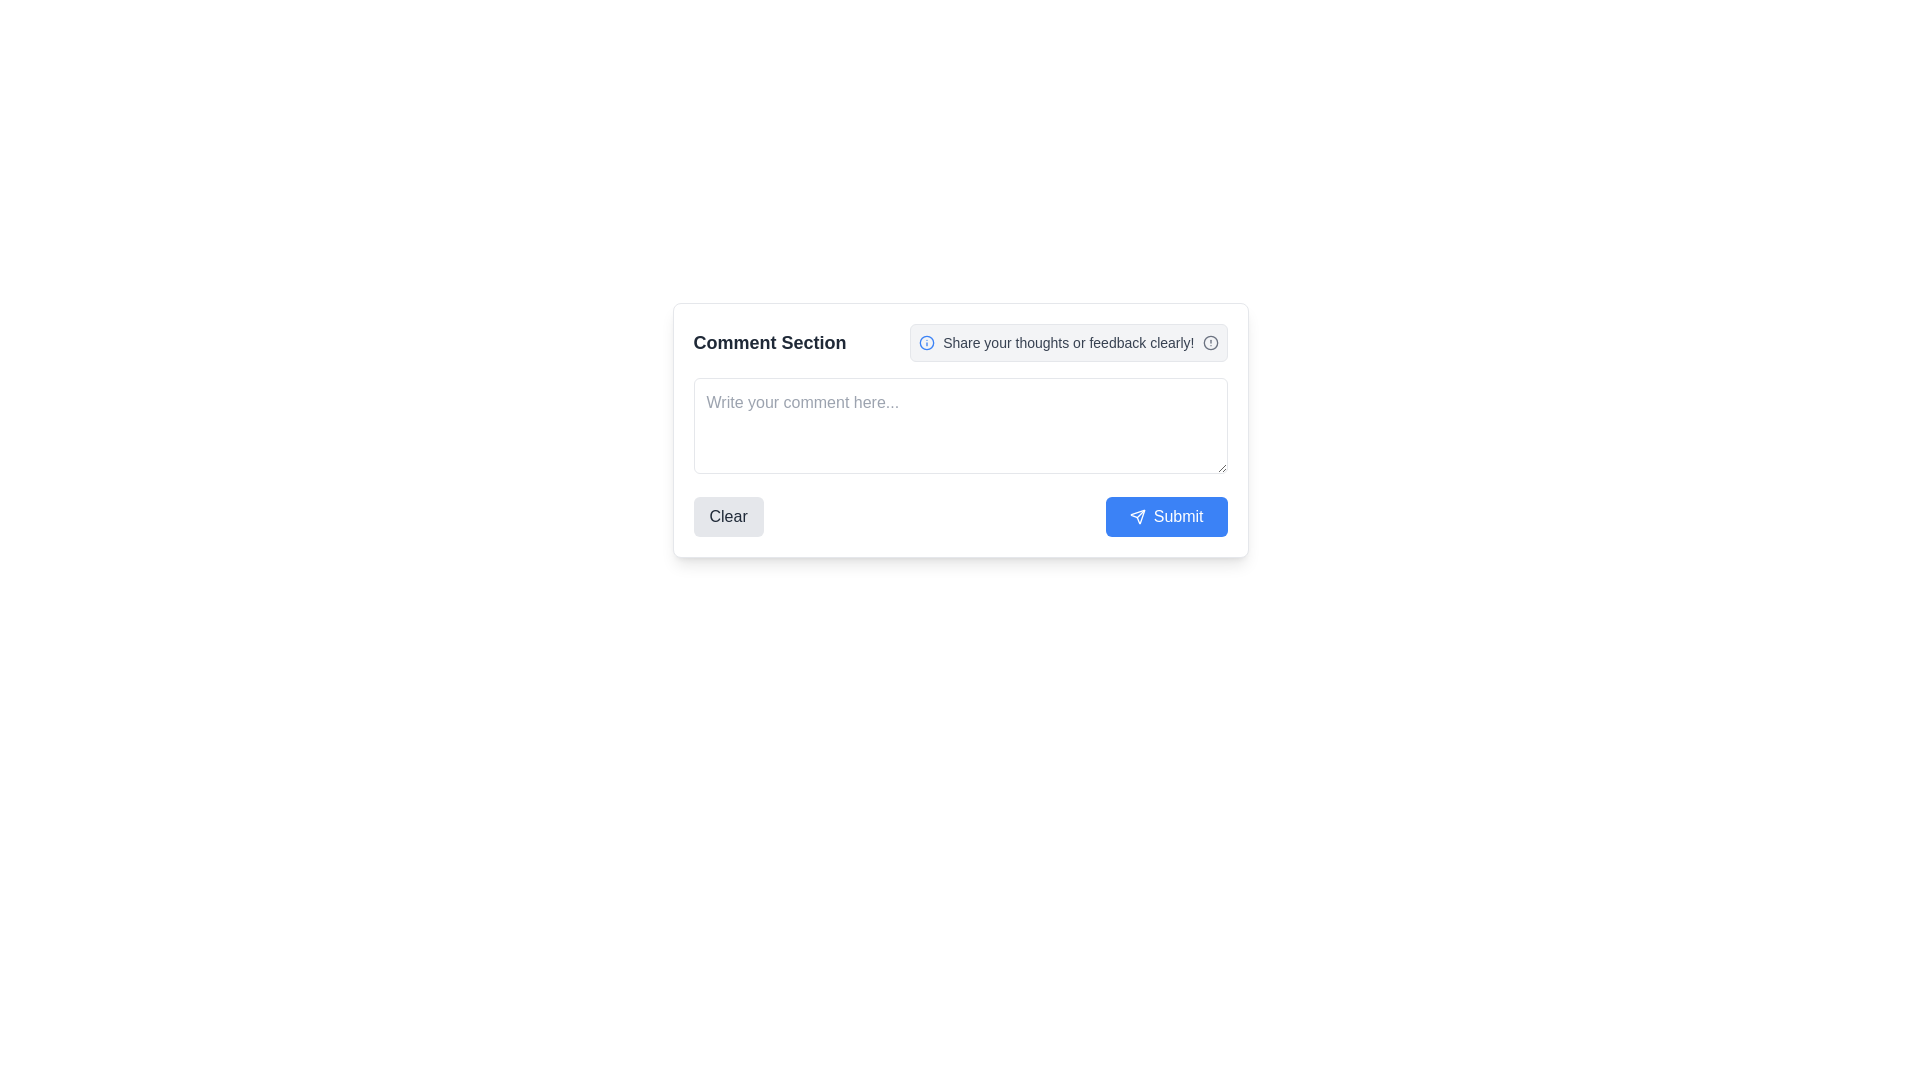 The image size is (1920, 1080). I want to click on the icon embedded within the 'Submit' button, which is located on the right side of the comment input section in the feedback form interface, so click(1137, 515).